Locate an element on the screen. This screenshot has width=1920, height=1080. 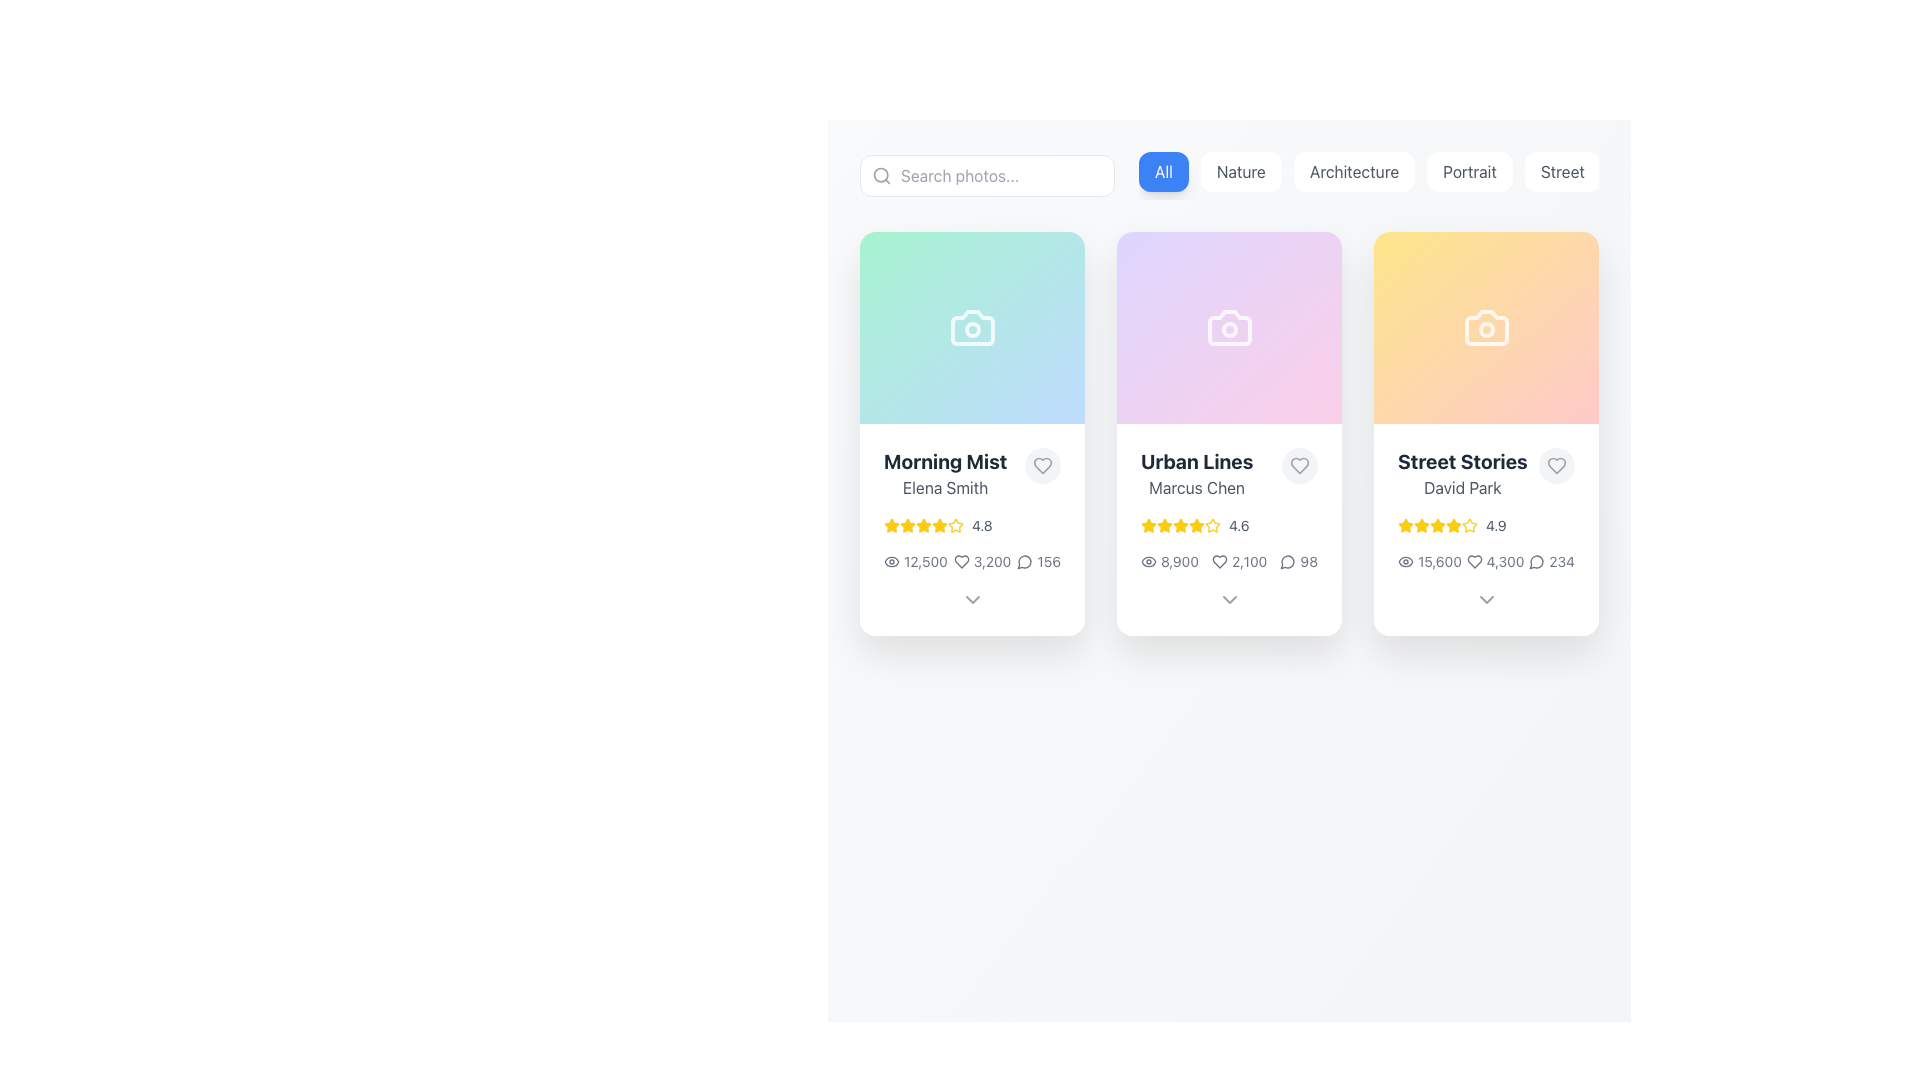
the second yellow star icon in the rating section for the card titled 'Urban Lines' is located at coordinates (1180, 524).